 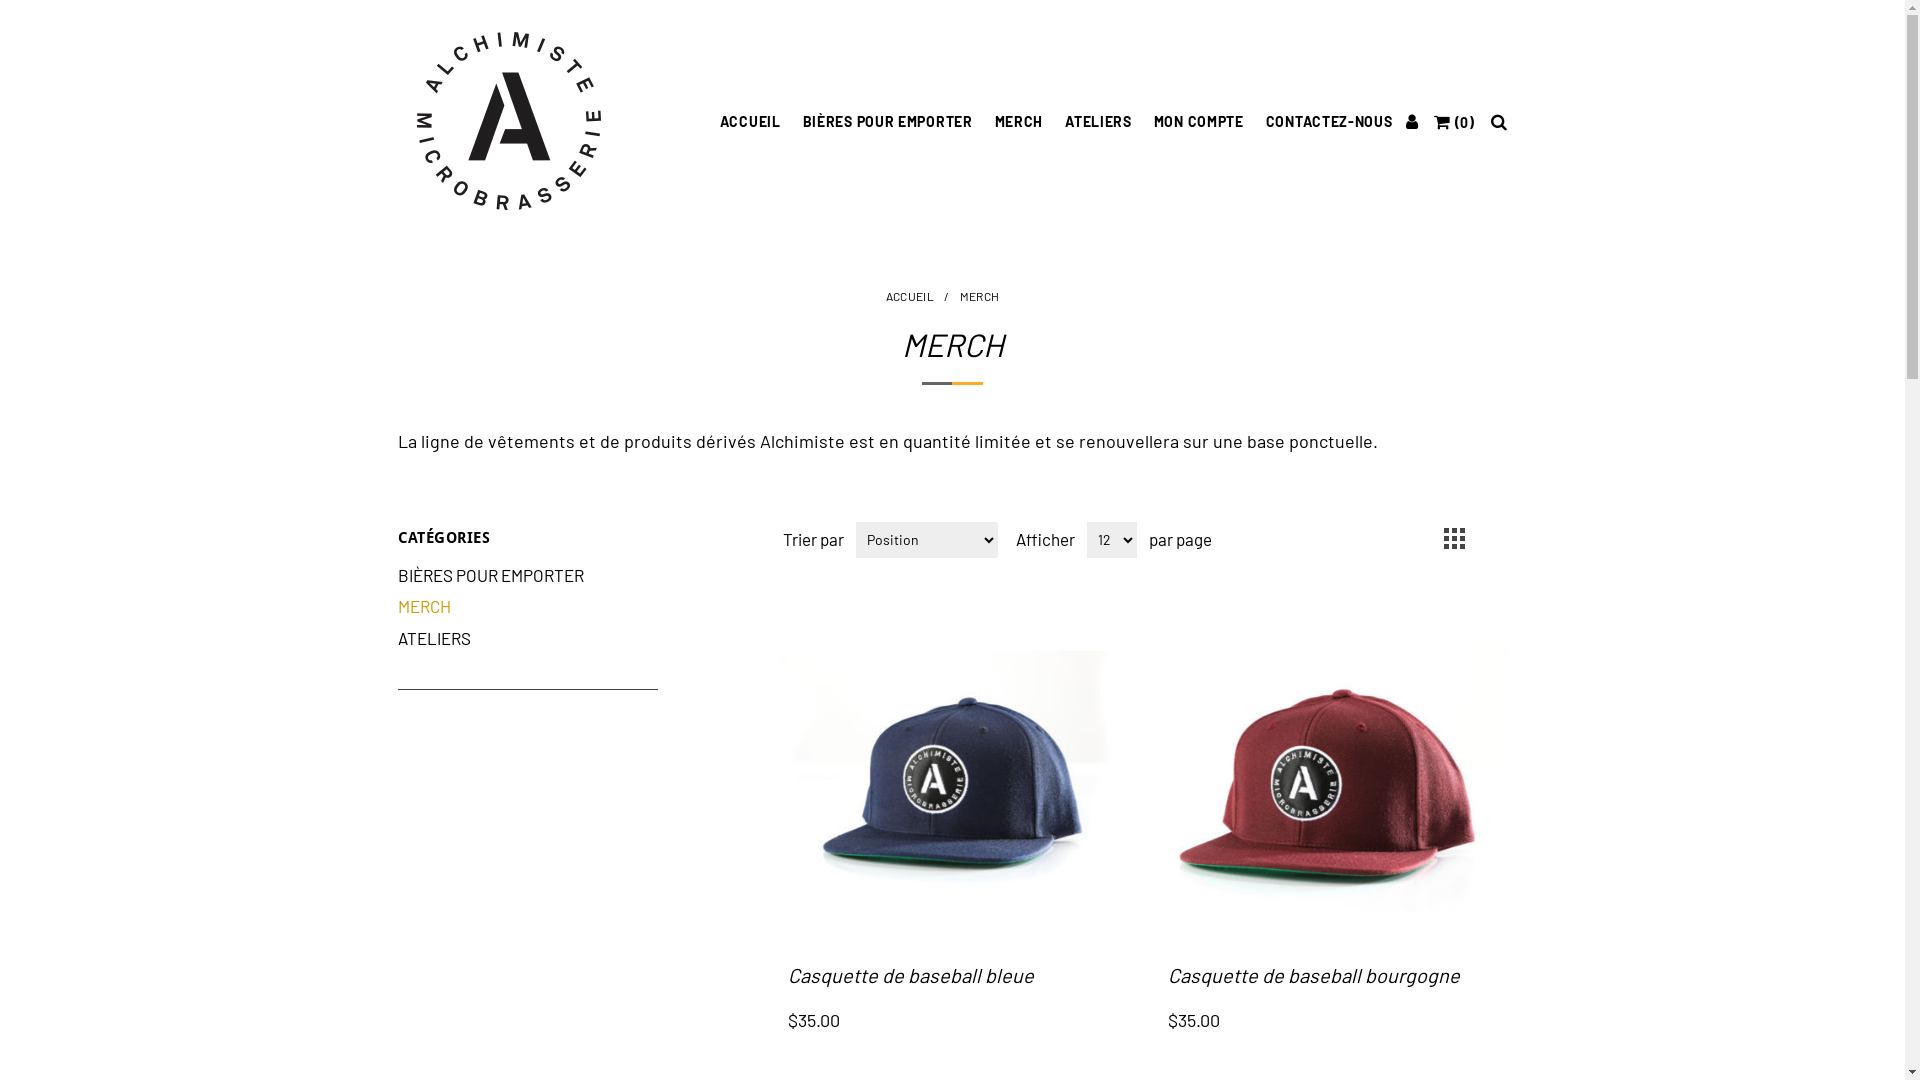 What do you see at coordinates (1333, 777) in the screenshot?
I see `'Agrandir l'image de Casquette de baseball bourgogne'` at bounding box center [1333, 777].